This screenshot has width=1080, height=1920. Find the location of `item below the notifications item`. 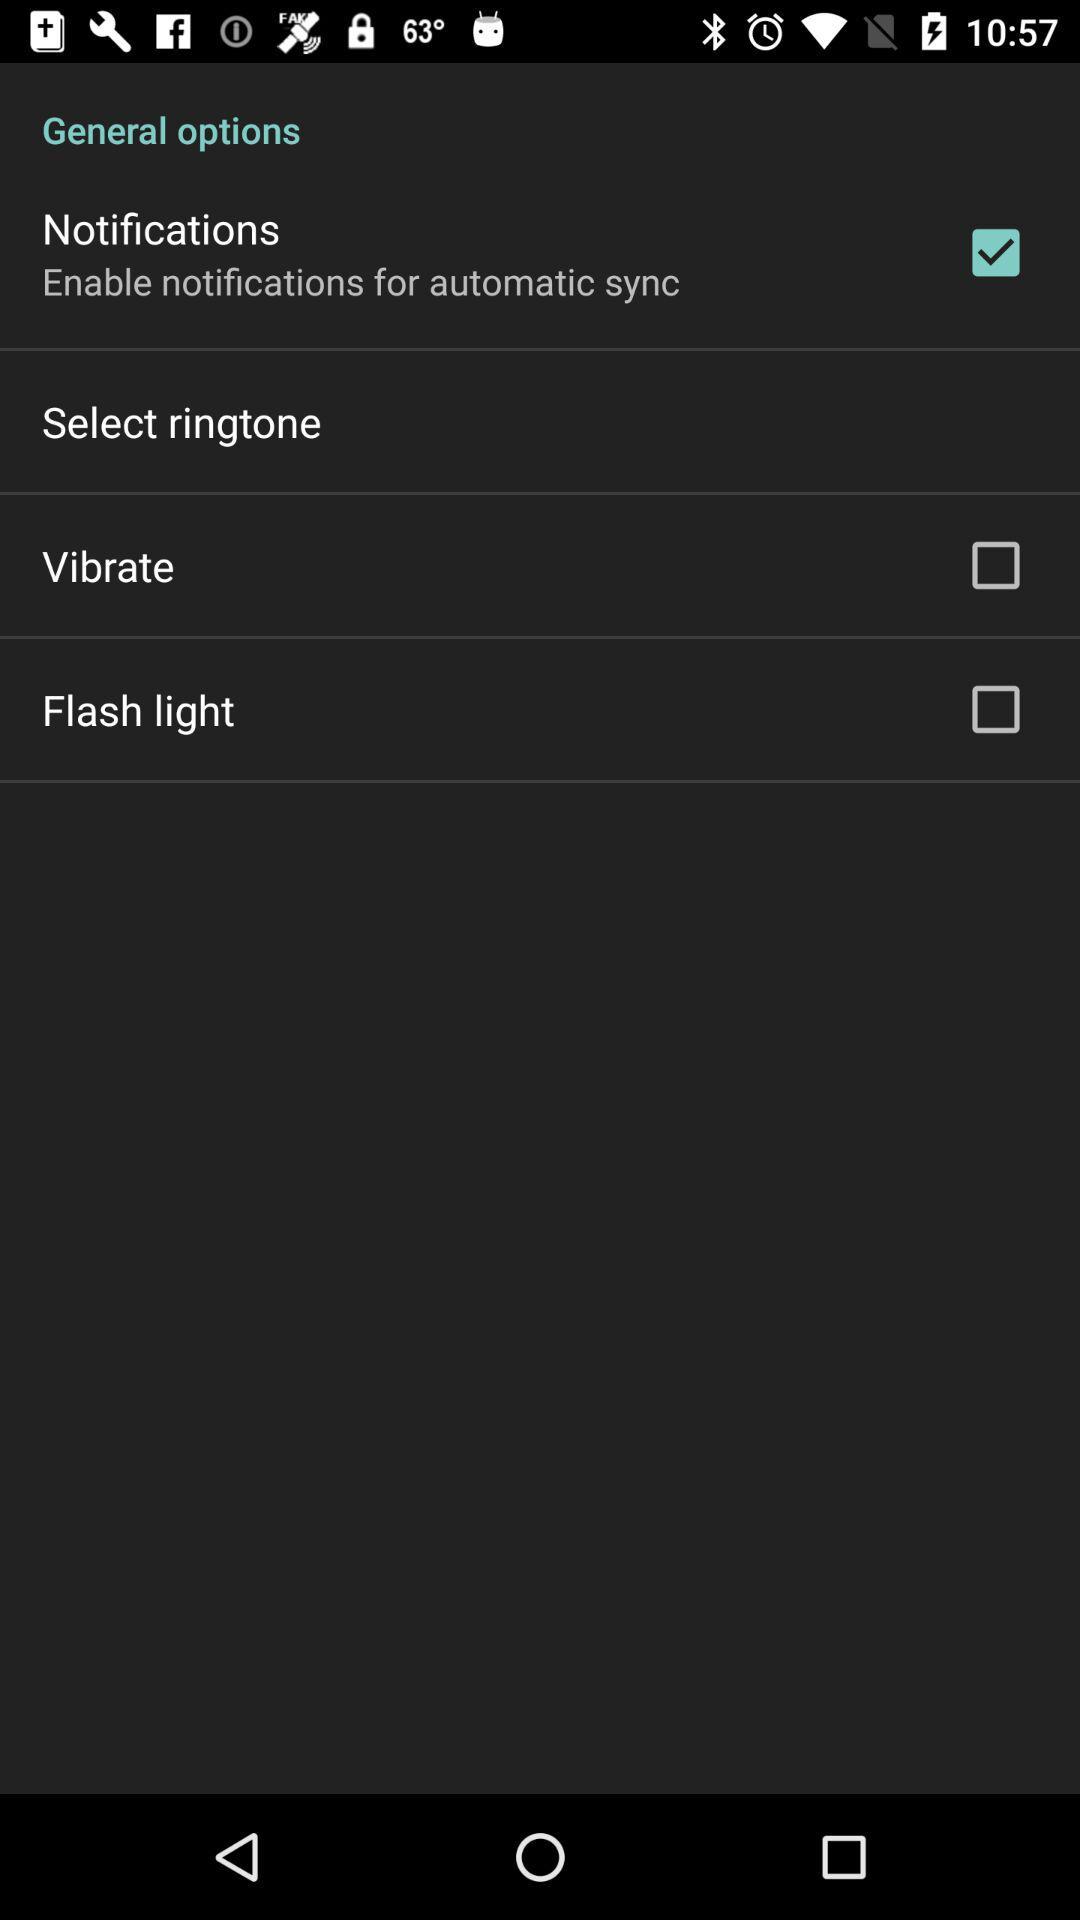

item below the notifications item is located at coordinates (361, 280).